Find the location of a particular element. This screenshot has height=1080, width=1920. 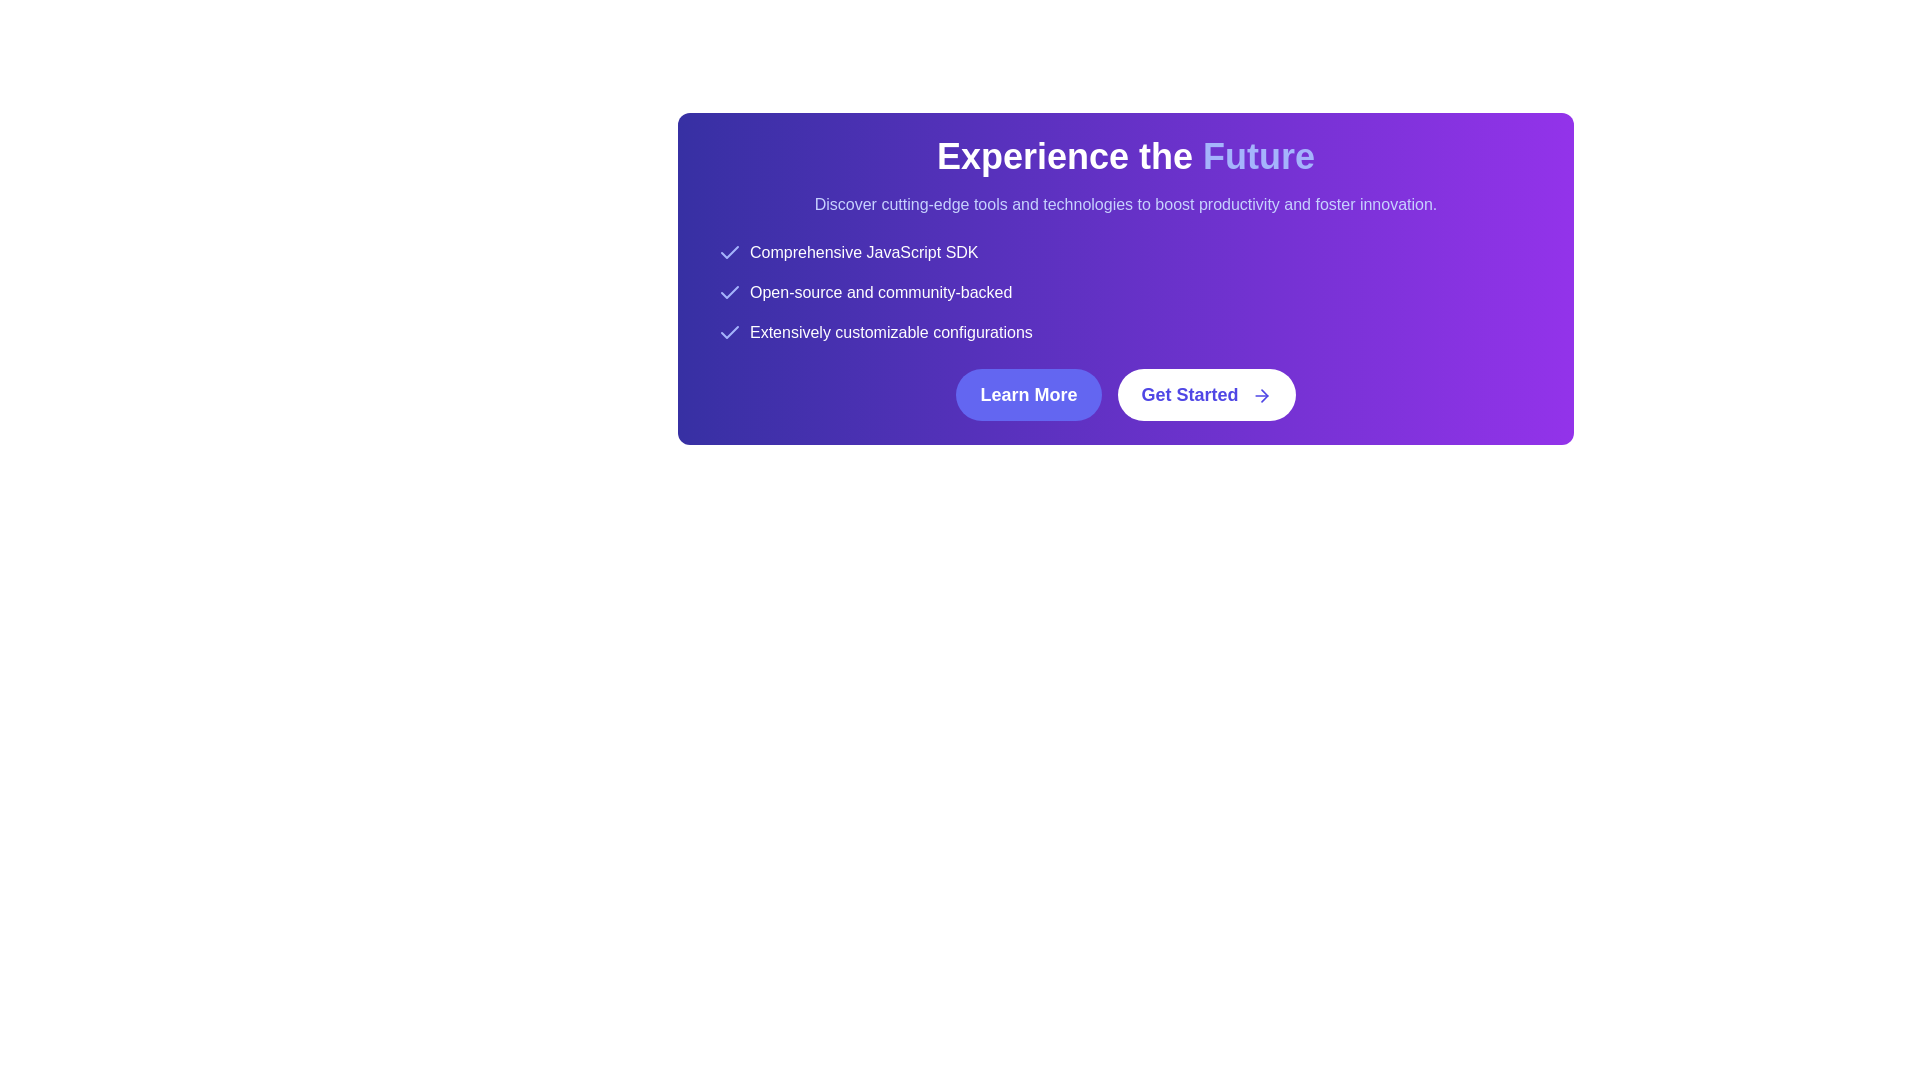

the List with icons that presents key features or benefits of the product, located below the heading 'Experience the Future' is located at coordinates (1126, 293).